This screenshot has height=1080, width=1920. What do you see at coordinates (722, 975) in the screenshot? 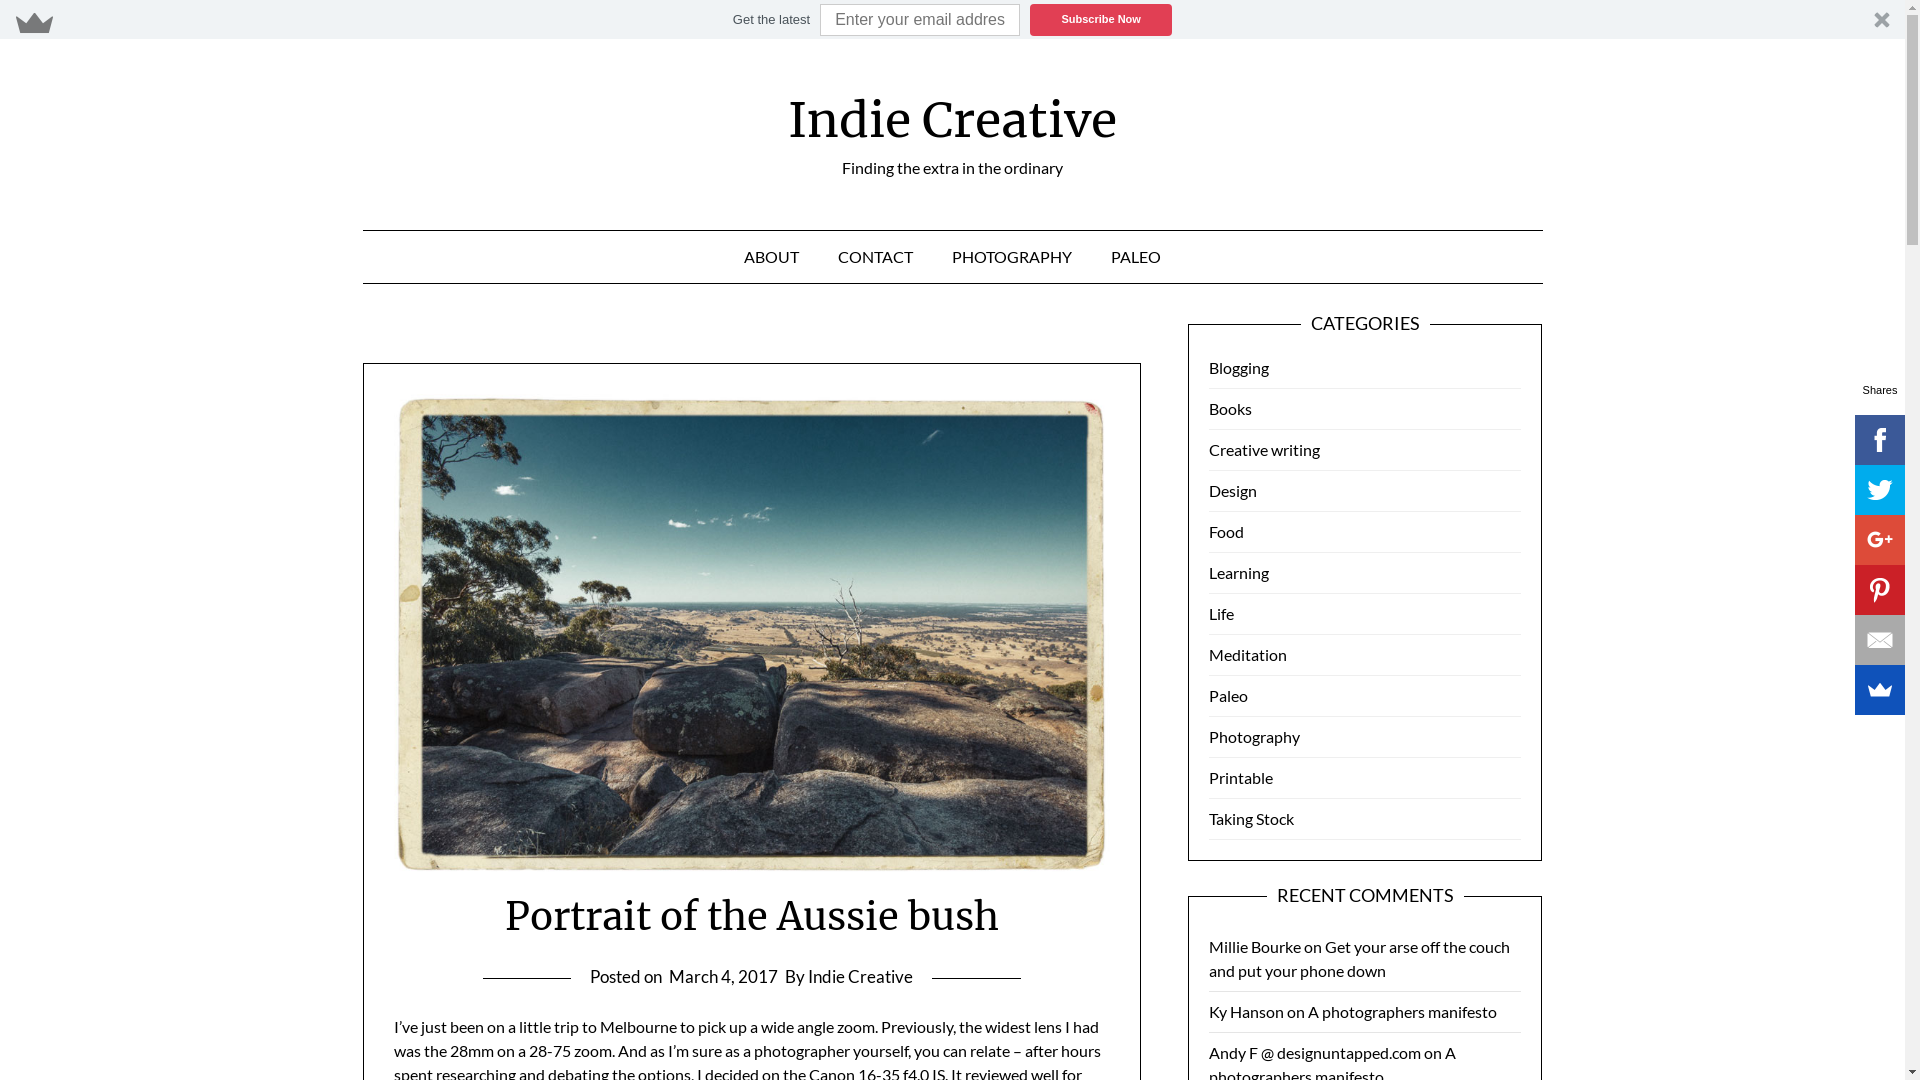
I see `'March 4, 2017'` at bounding box center [722, 975].